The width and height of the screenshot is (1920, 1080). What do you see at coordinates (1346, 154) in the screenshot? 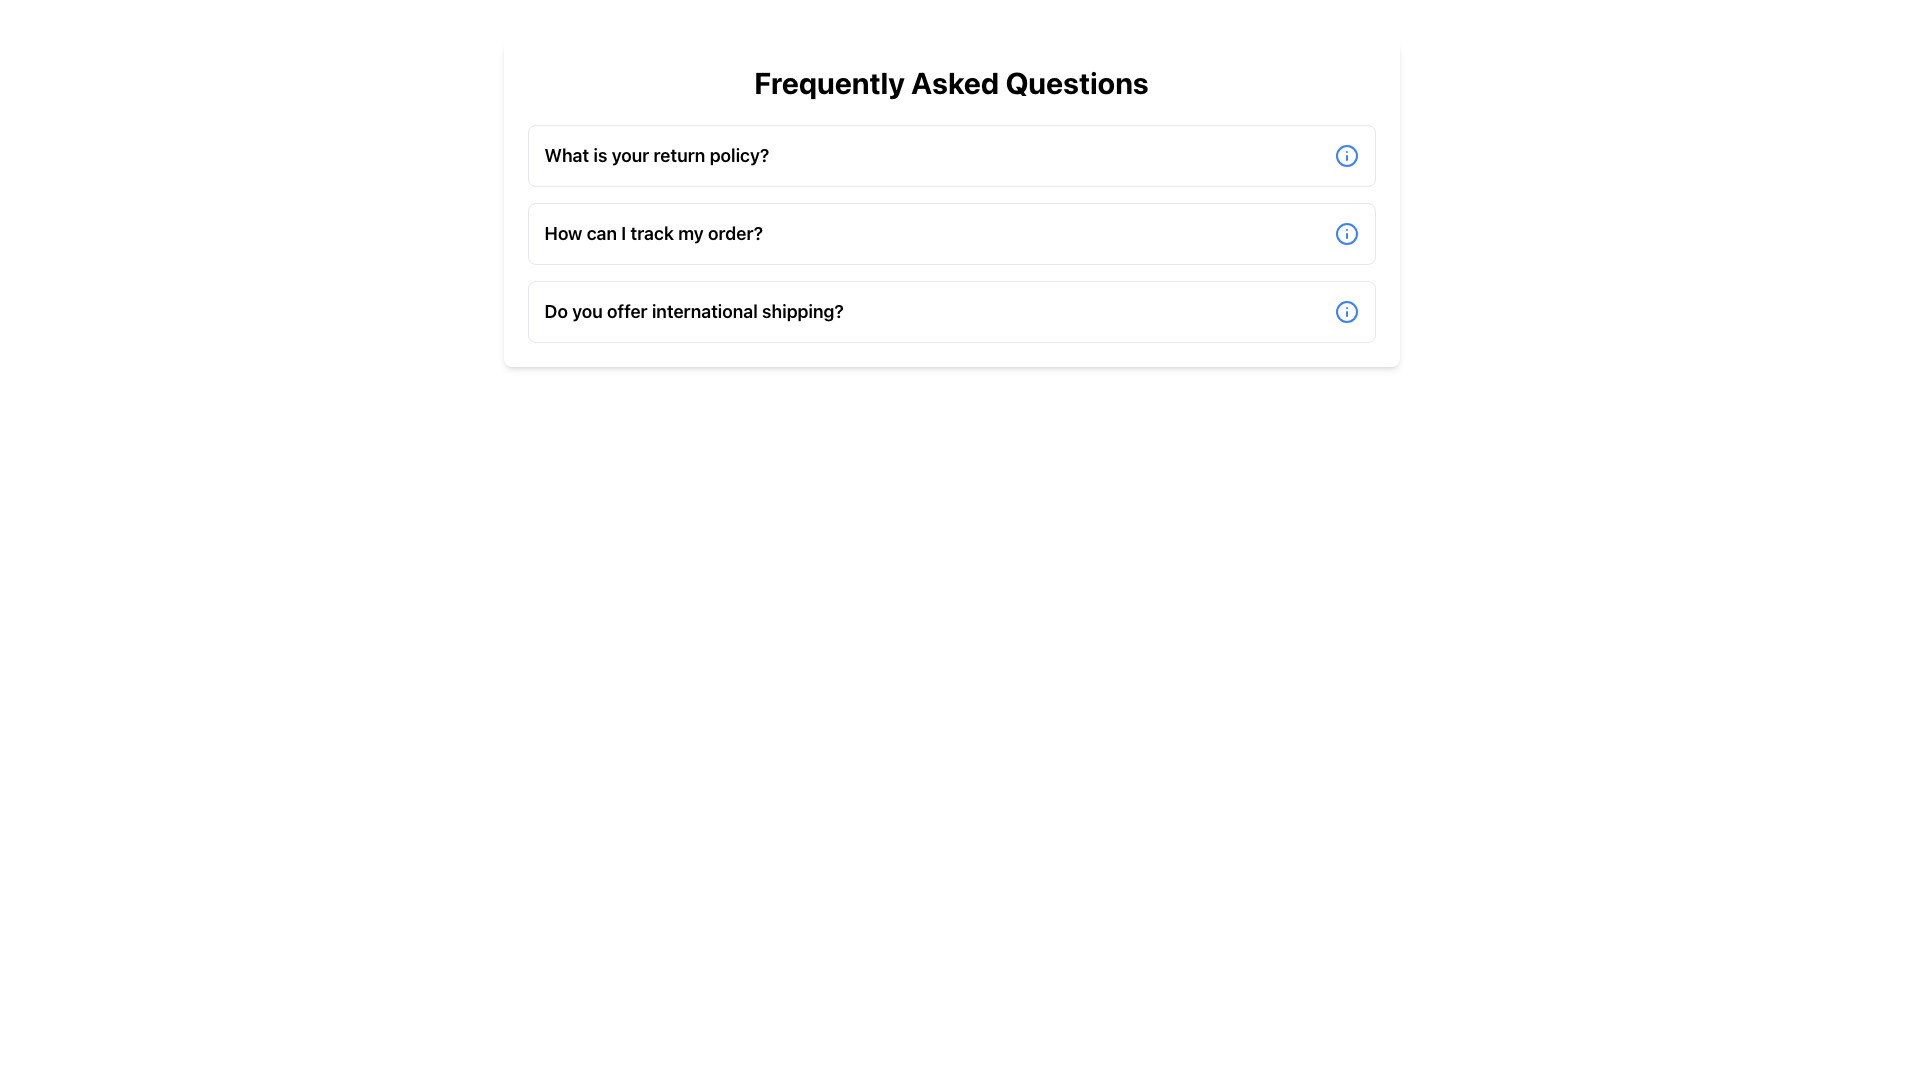
I see `the information icon located to the far right of the 'What is your return policy?' text in the Frequently Asked Questions section` at bounding box center [1346, 154].